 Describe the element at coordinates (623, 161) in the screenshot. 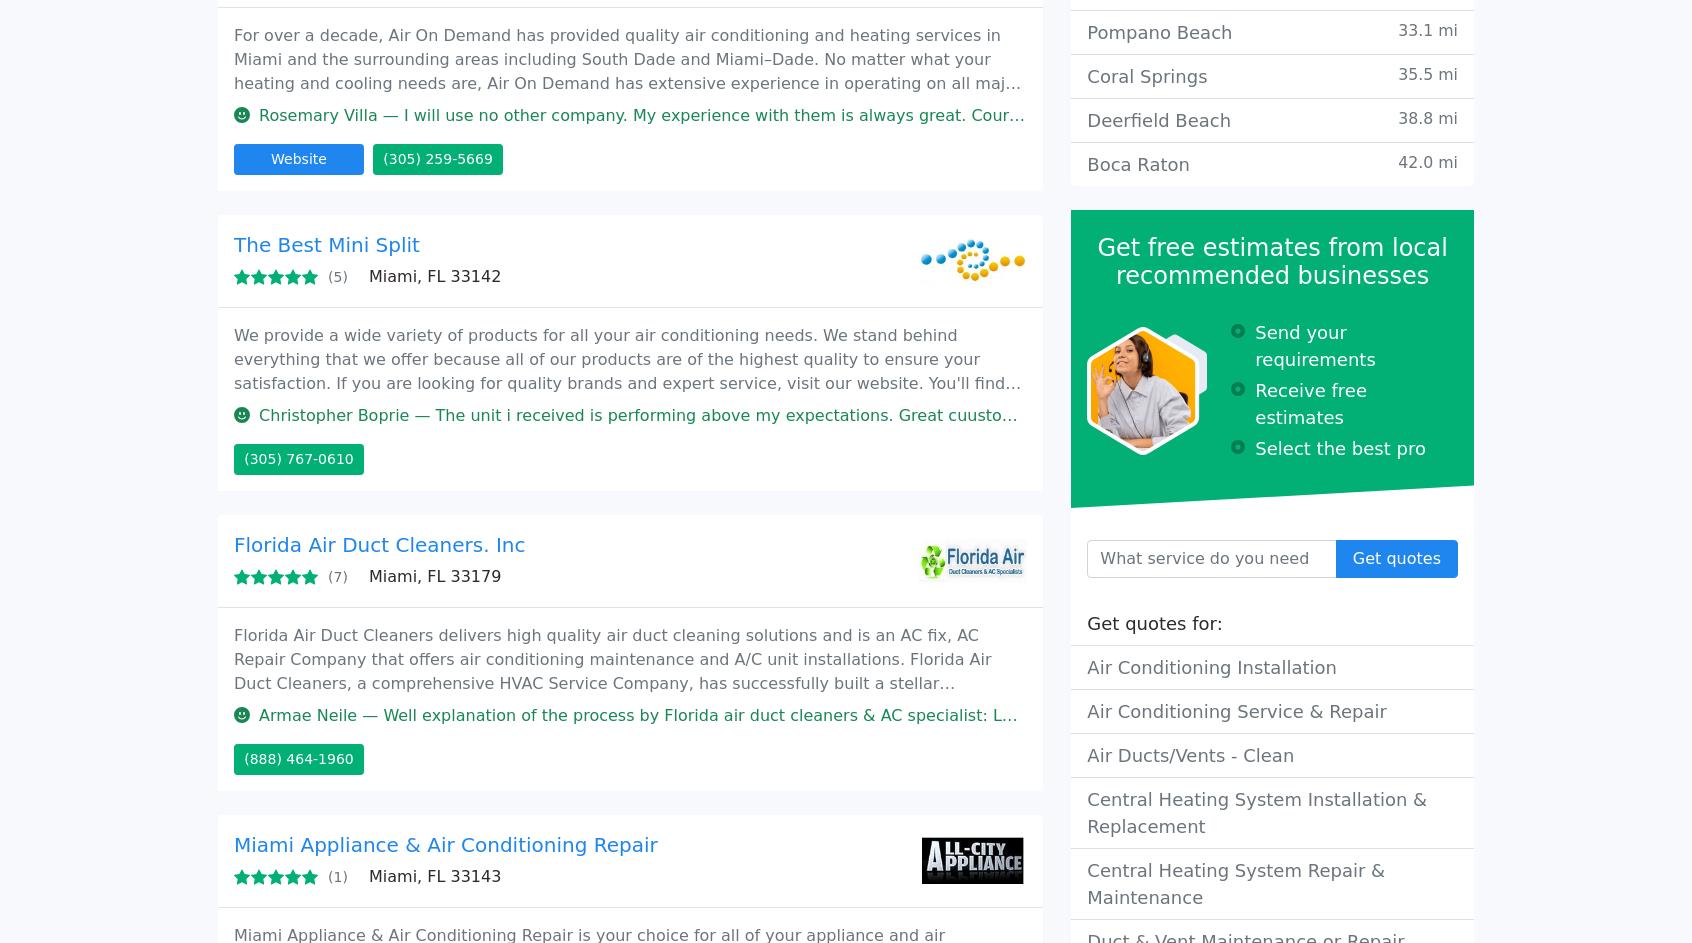

I see `'Since 1936, Hill York has been providing energy efficient services for the installation, maintenance, and repair of a wide range of commercial heating, cooling, and ventilation systems across Florida. We recently moved and installed 10 roof top units for a client's very large warehouse facility in St. Petersburg, FL.'` at that location.